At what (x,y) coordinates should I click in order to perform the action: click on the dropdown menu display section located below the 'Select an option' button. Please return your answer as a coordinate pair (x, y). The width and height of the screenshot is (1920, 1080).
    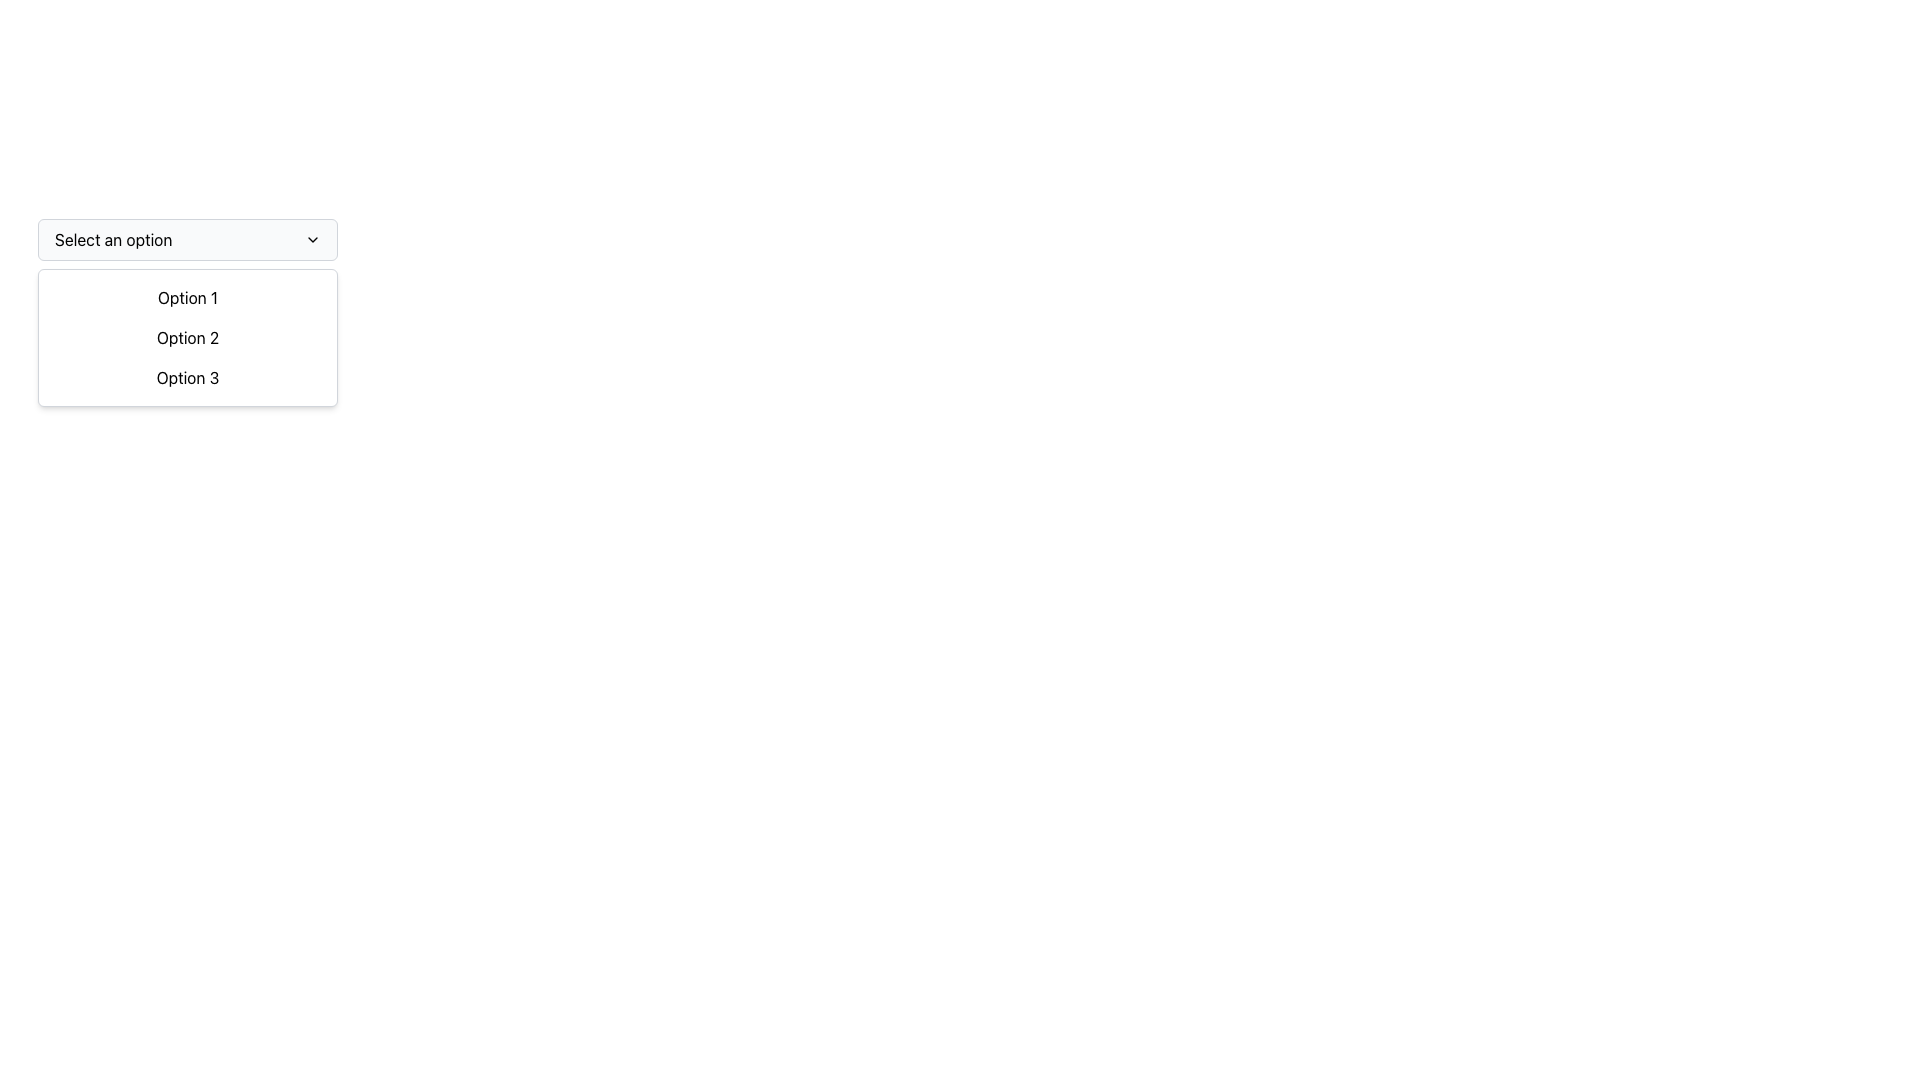
    Looking at the image, I should click on (187, 337).